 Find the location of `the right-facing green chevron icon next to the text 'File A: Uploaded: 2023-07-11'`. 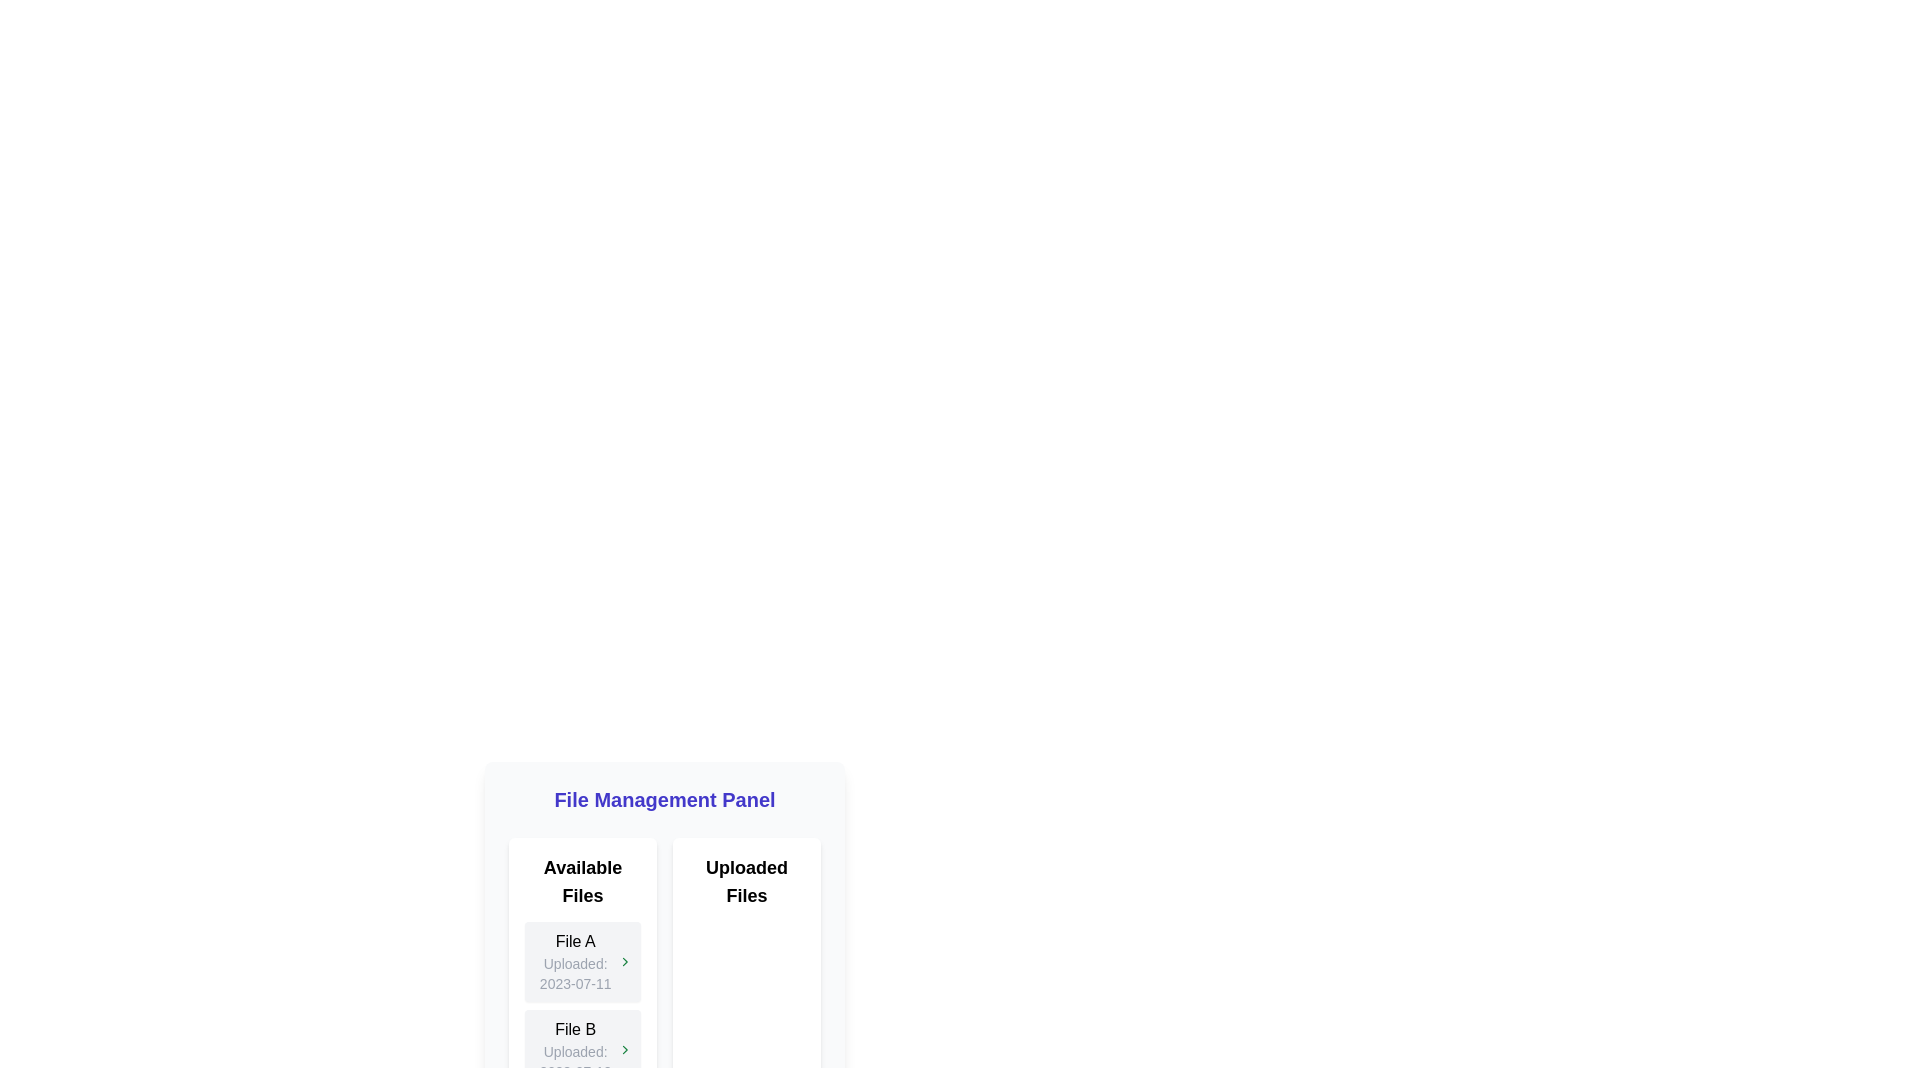

the right-facing green chevron icon next to the text 'File A: Uploaded: 2023-07-11' is located at coordinates (624, 960).